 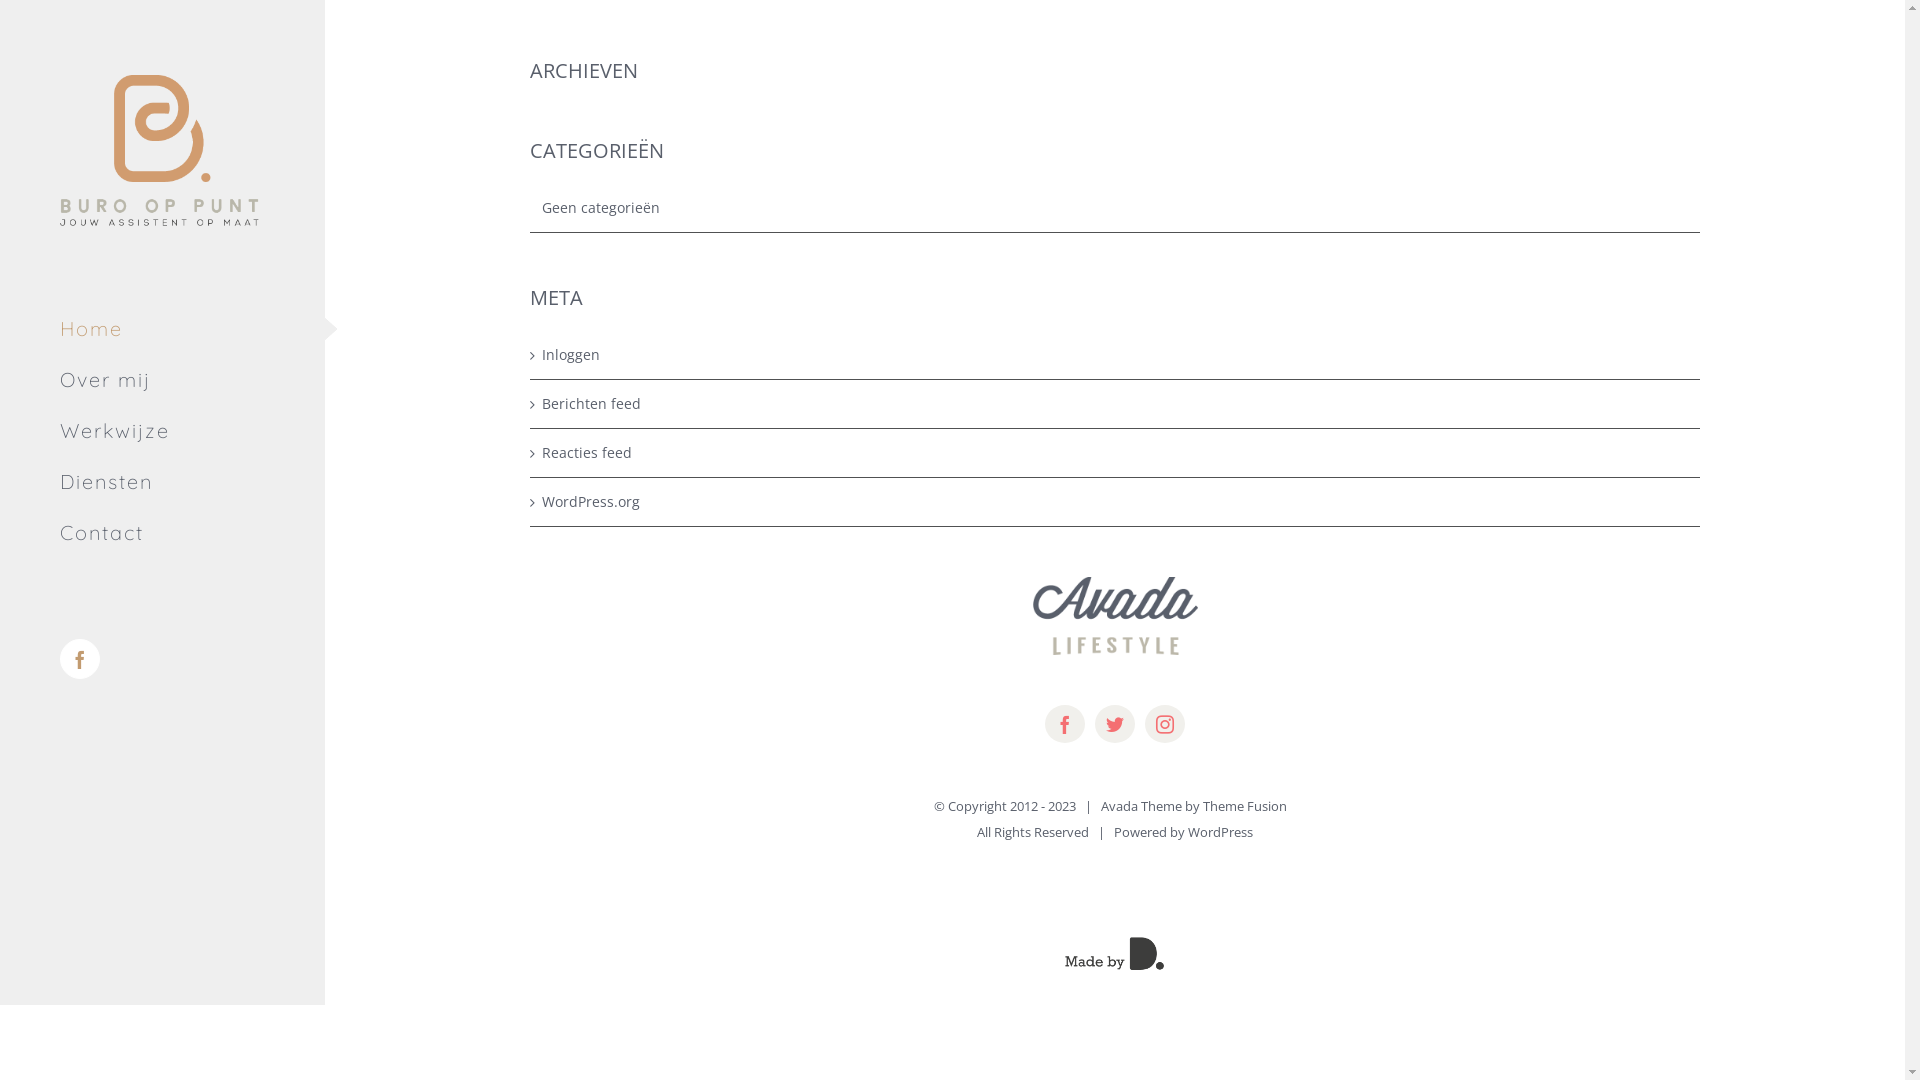 What do you see at coordinates (162, 327) in the screenshot?
I see `'Home'` at bounding box center [162, 327].